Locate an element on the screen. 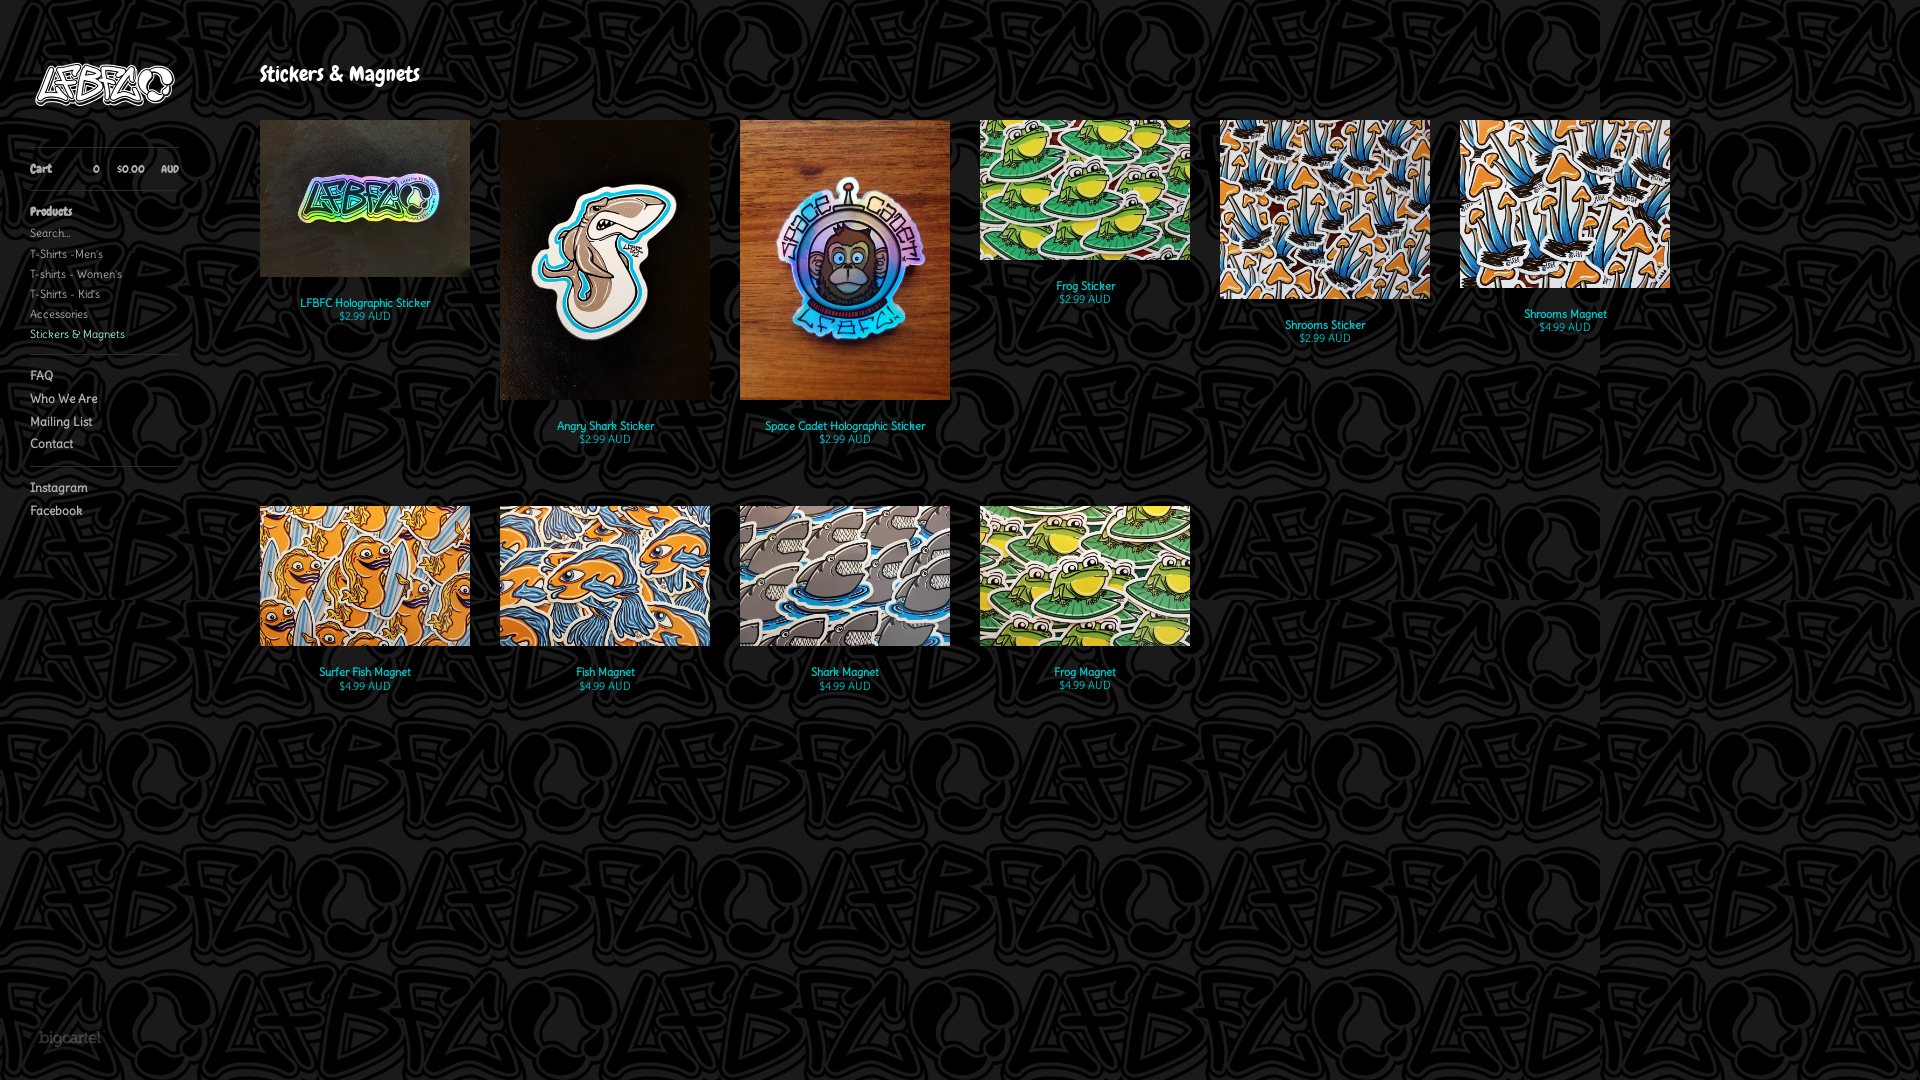 This screenshot has width=1920, height=1080. 'Angry Shark Sticker is located at coordinates (603, 297).